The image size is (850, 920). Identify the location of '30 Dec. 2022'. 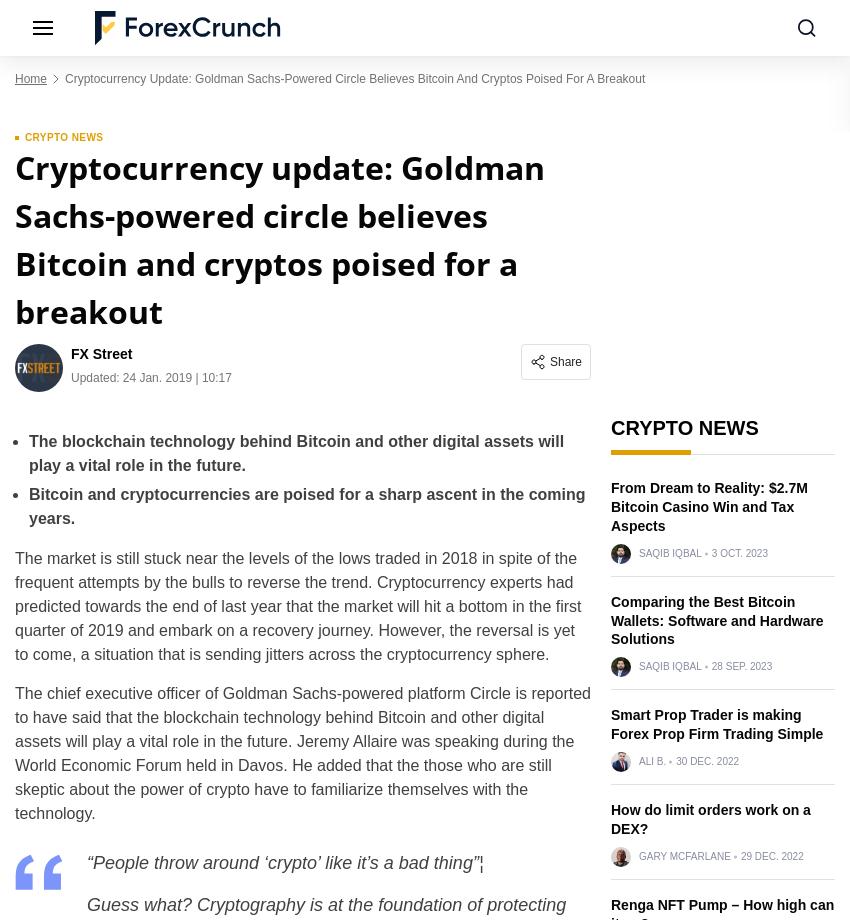
(706, 761).